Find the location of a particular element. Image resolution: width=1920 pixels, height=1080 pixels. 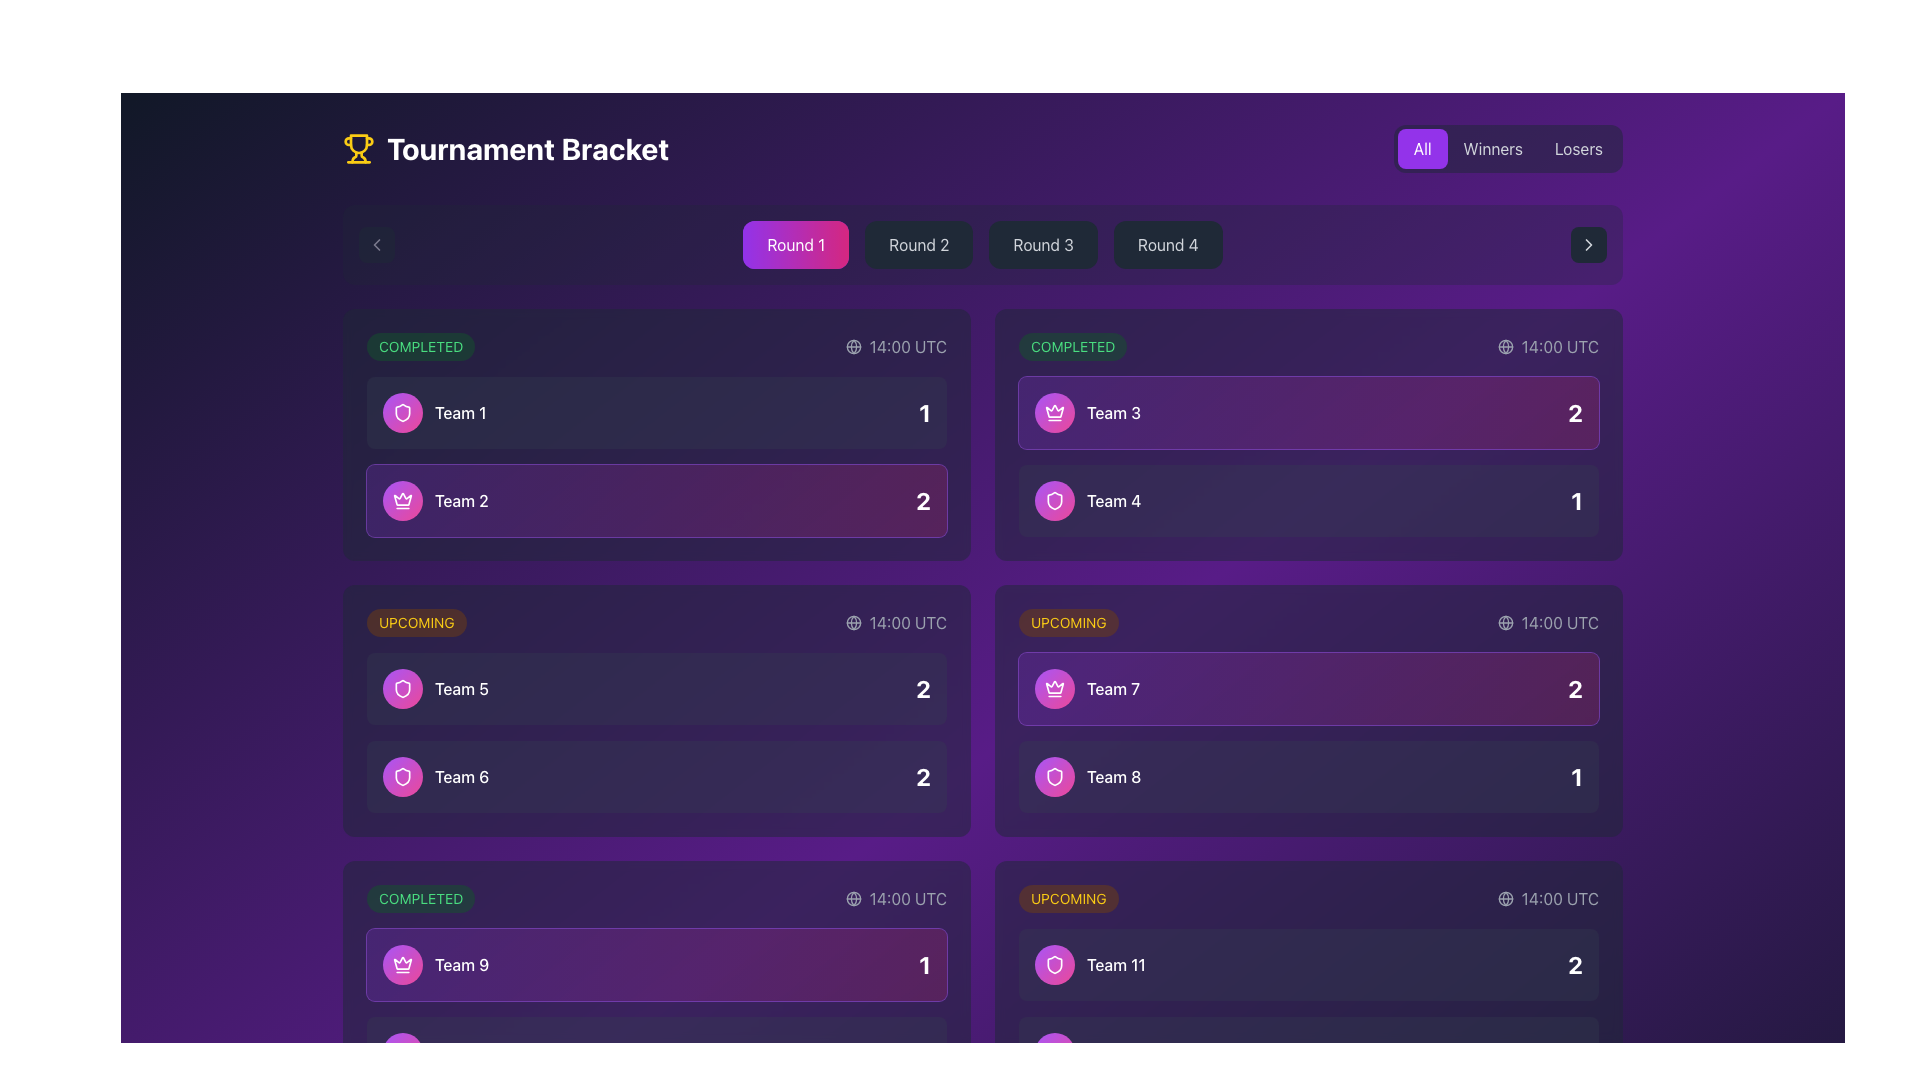

the textual label displaying 'Round 3' in the top navigation bar is located at coordinates (1042, 244).